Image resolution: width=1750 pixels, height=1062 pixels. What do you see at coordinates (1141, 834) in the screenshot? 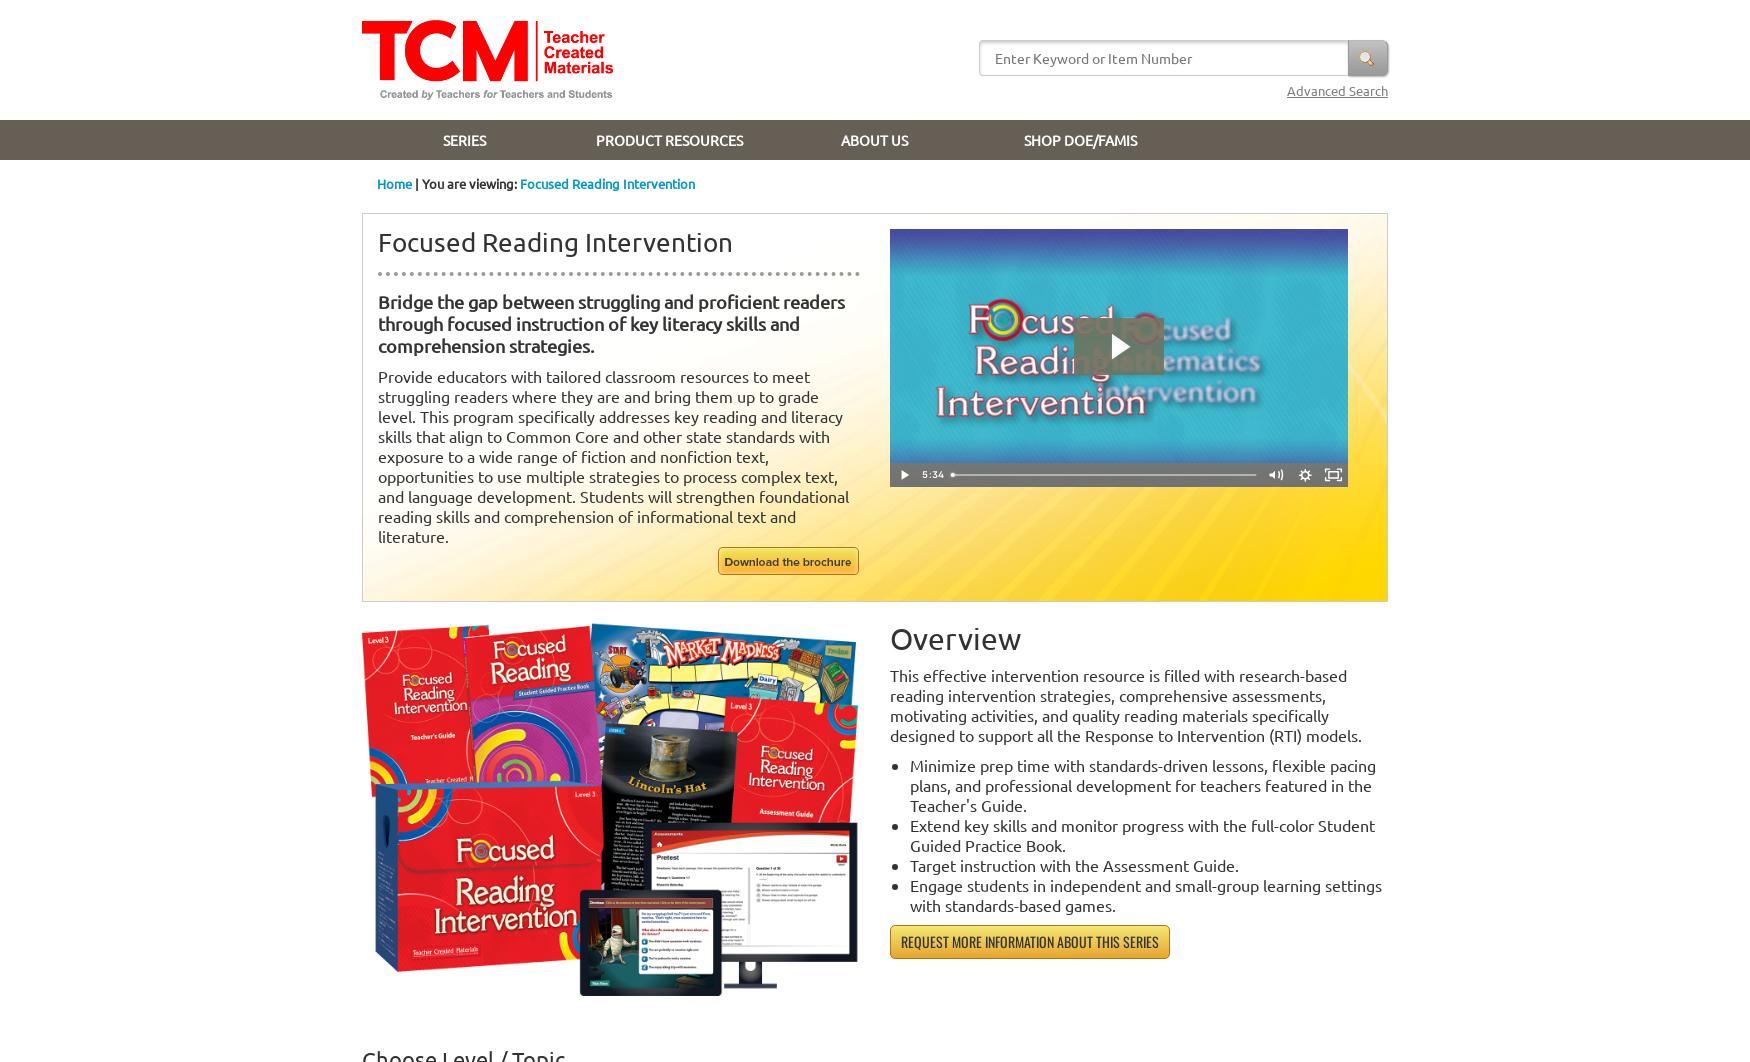
I see `'Extend key skills and monitor progress with the full-color Student Guided Practice Book.'` at bounding box center [1141, 834].